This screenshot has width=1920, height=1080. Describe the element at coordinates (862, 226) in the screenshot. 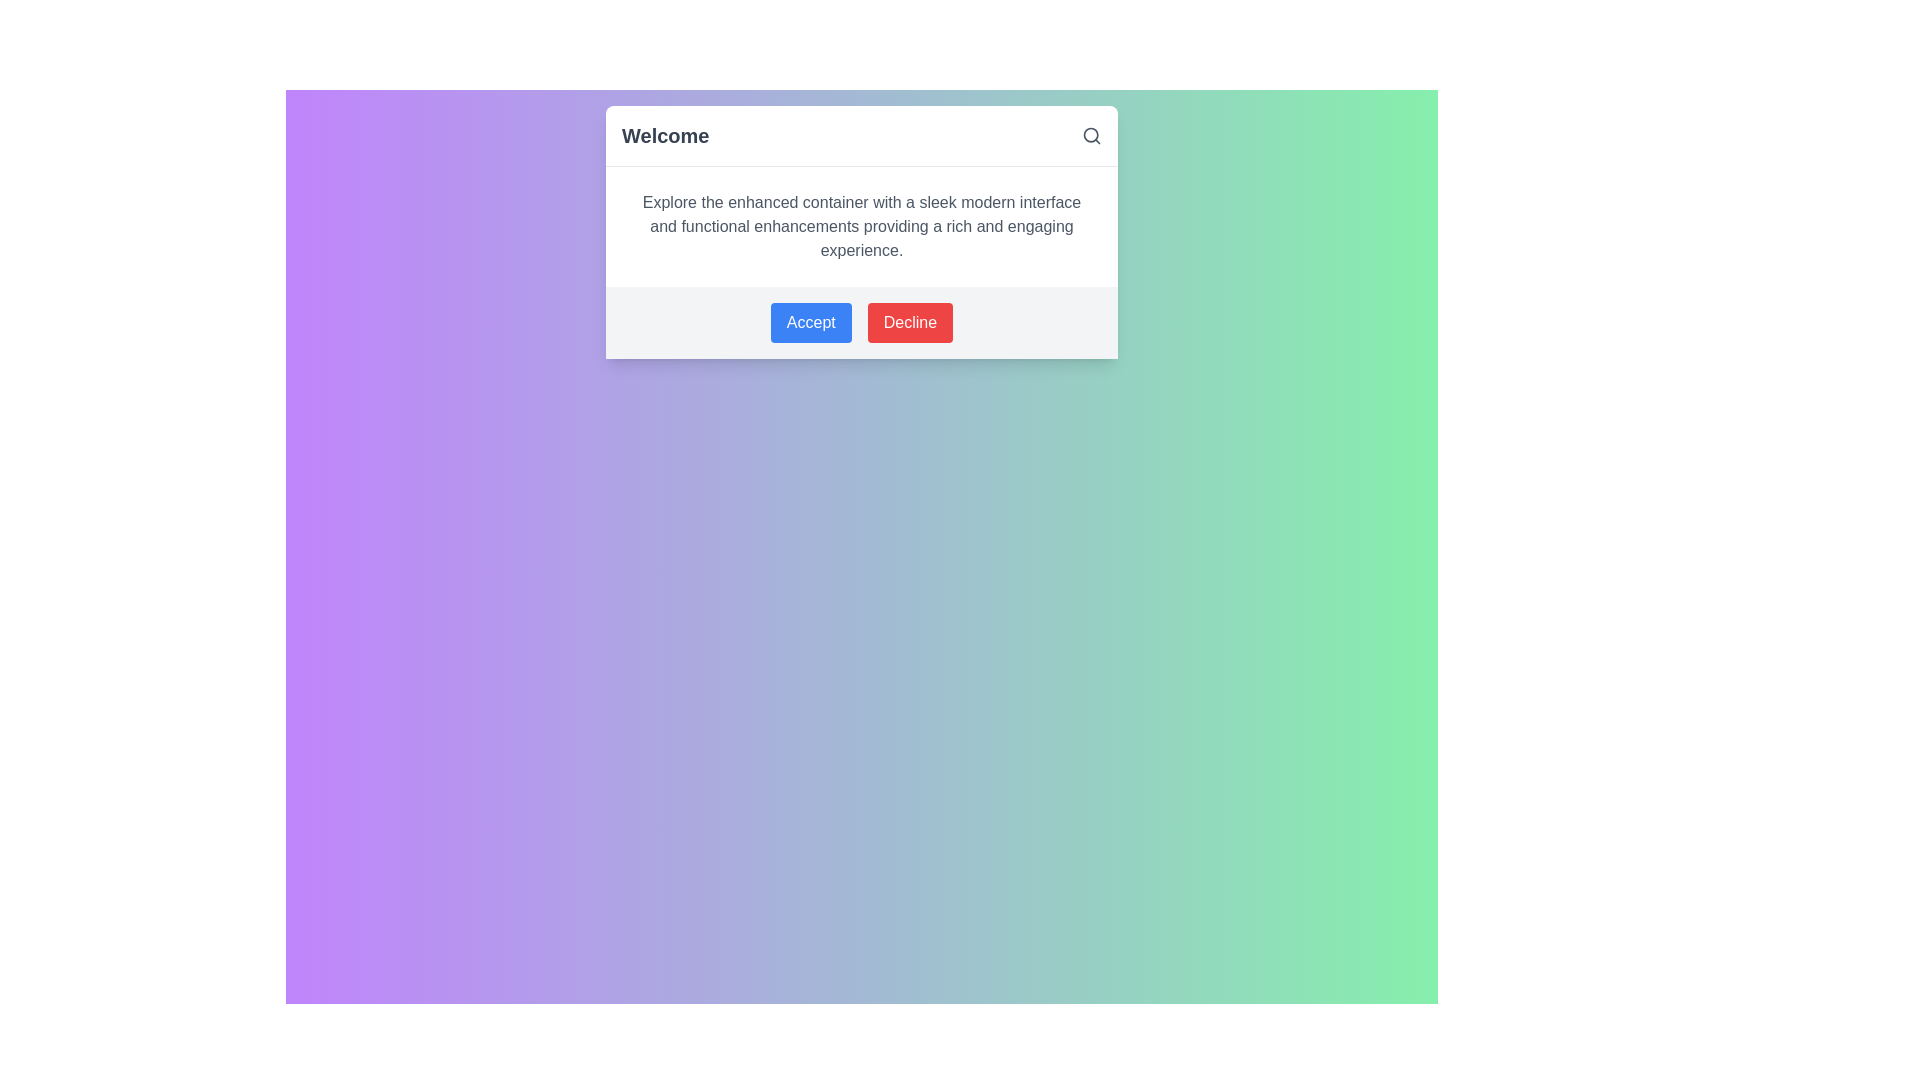

I see `the informational text block that describes the system's features, positioned below the 'Welcome' heading and above the 'Accept' and 'Decline' buttons` at that location.